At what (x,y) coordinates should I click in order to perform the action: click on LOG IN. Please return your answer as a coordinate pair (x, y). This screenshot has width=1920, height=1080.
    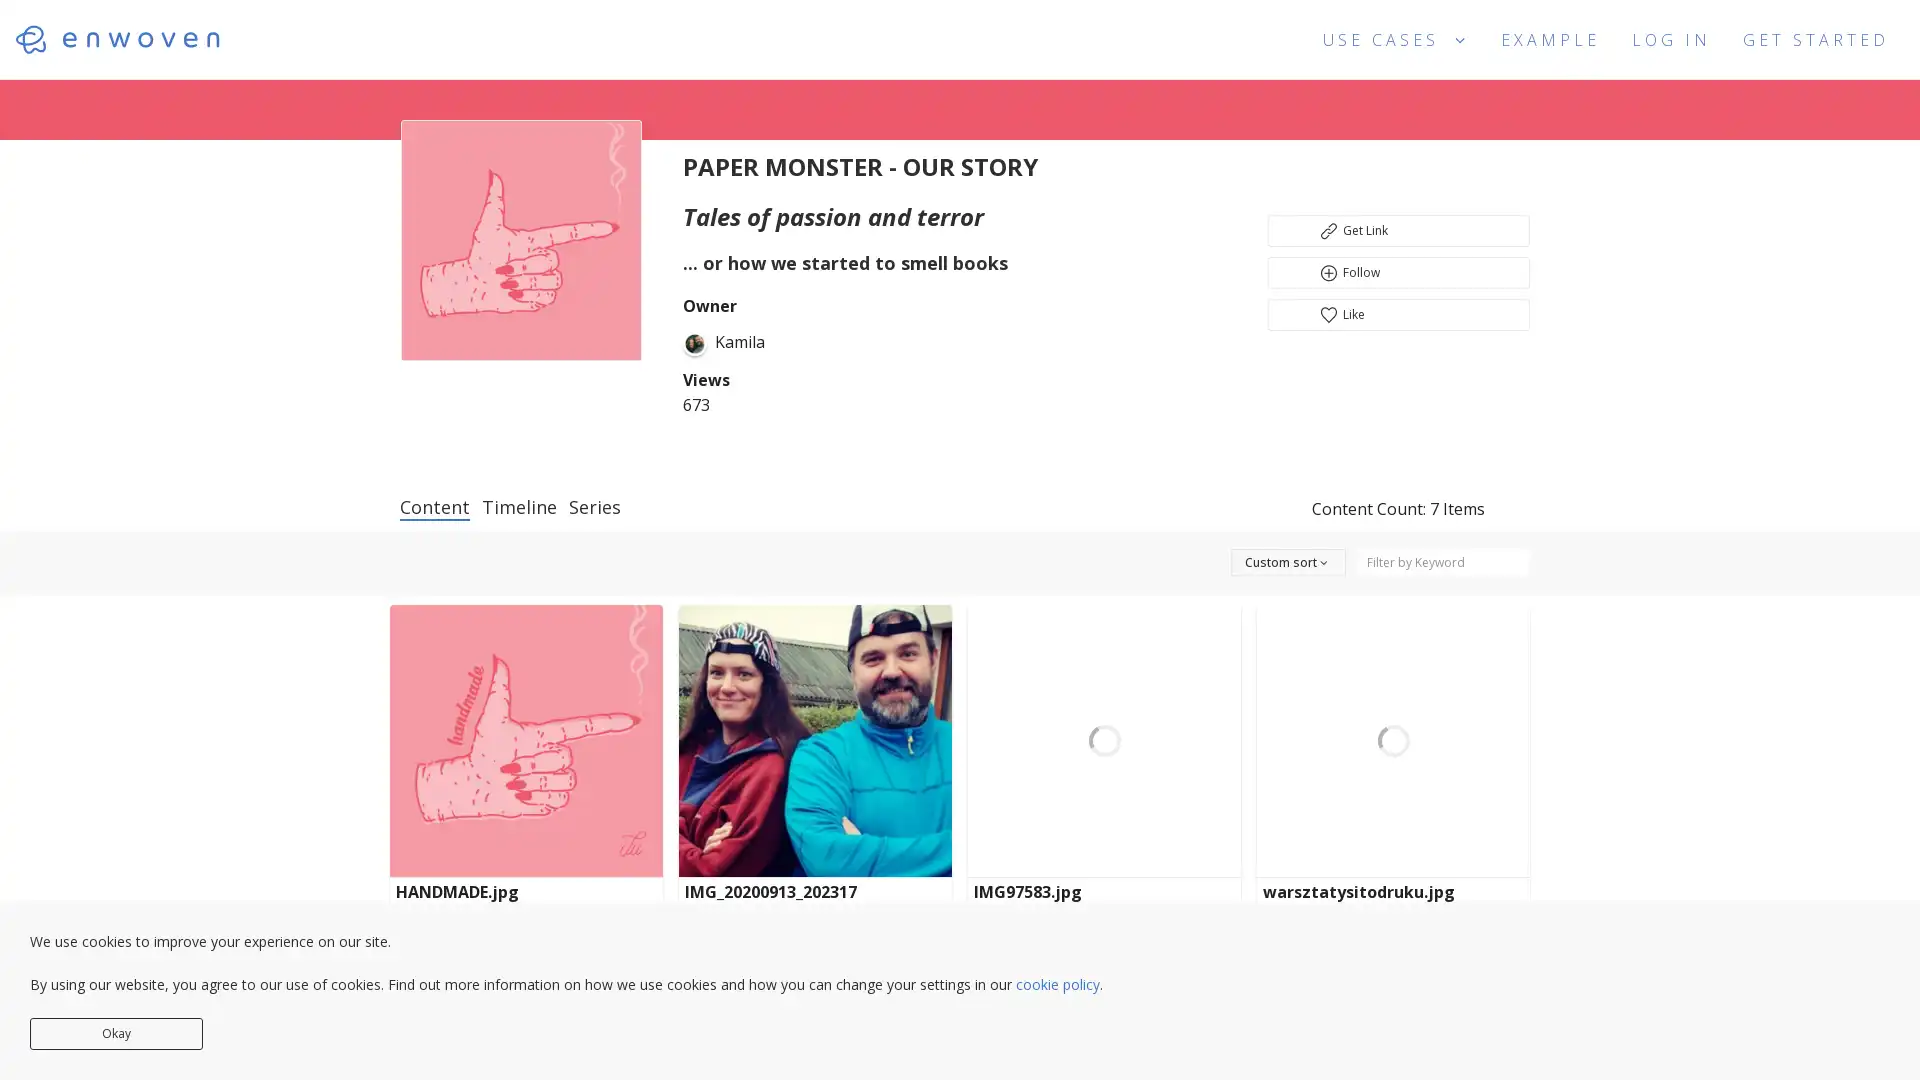
    Looking at the image, I should click on (1671, 37).